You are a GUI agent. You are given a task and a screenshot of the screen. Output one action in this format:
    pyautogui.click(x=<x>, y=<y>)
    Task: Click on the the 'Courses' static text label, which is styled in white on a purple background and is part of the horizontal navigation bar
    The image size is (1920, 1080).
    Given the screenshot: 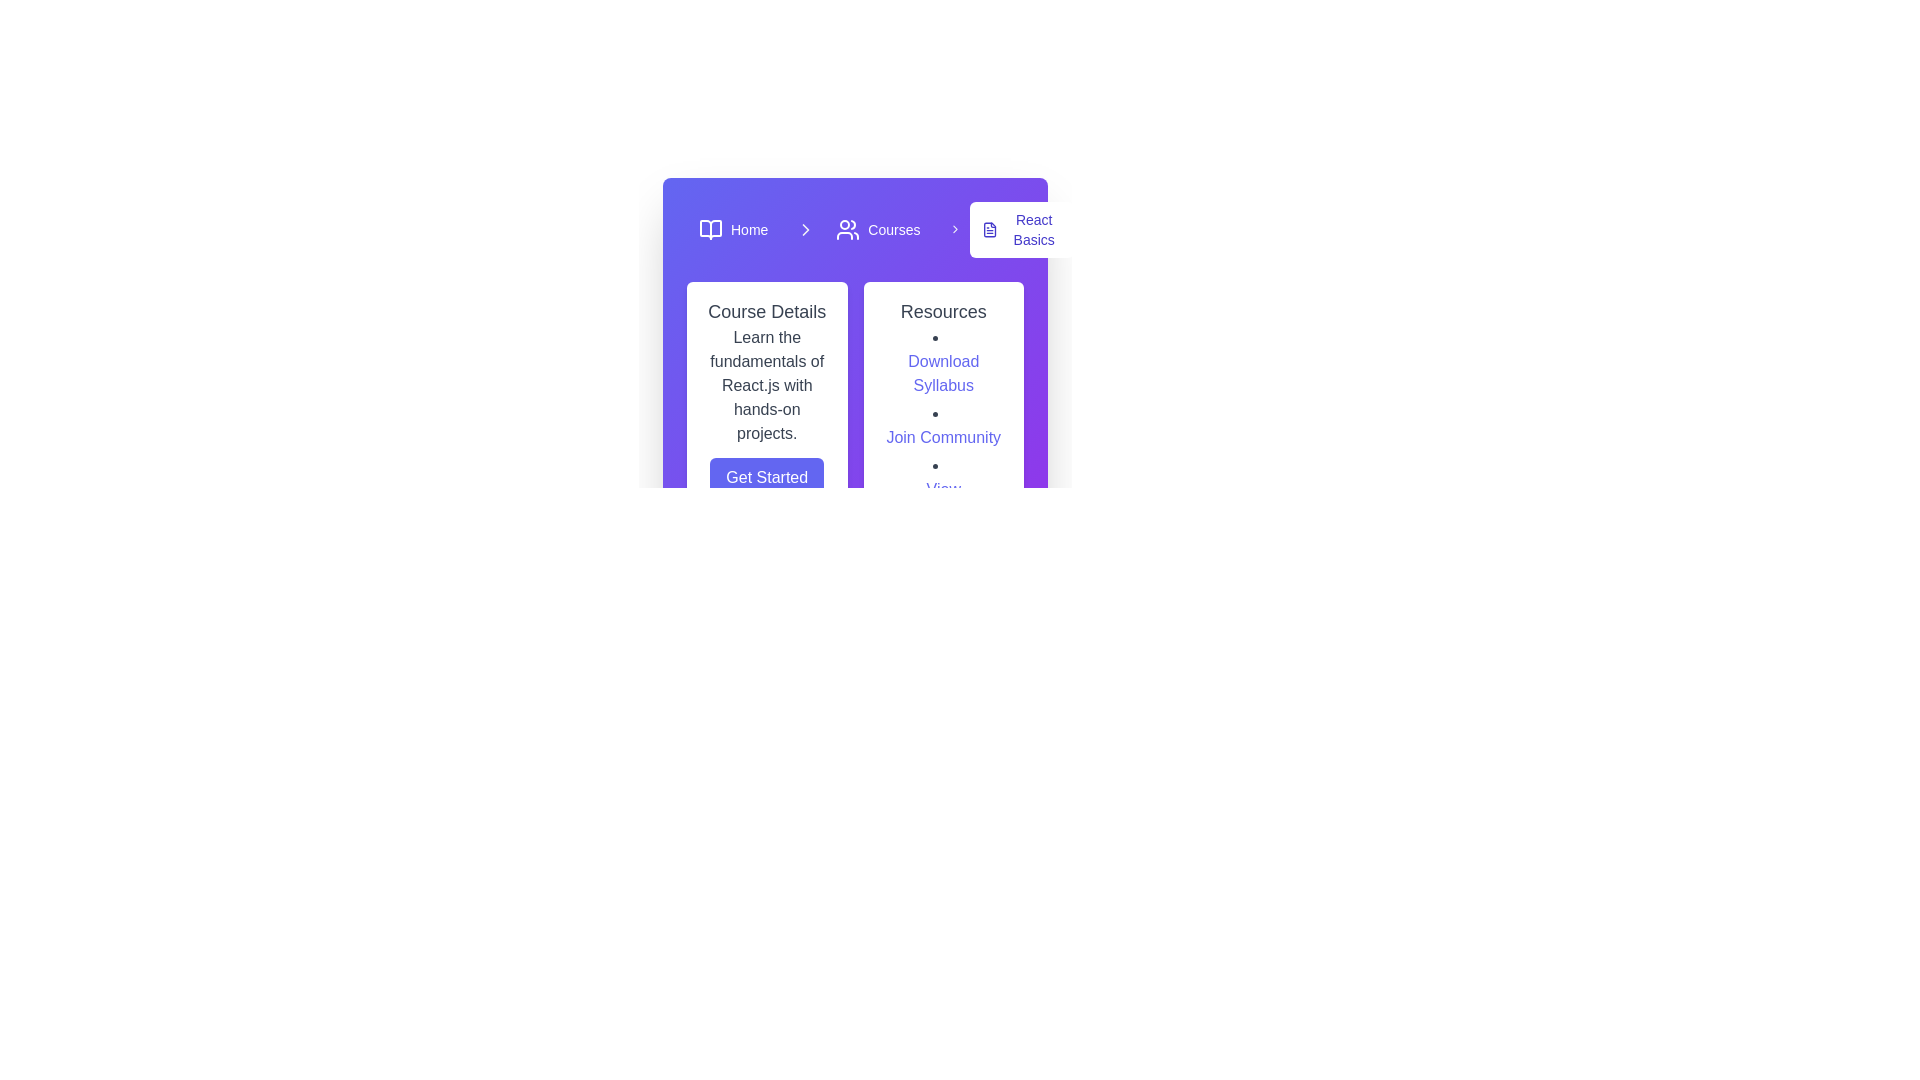 What is the action you would take?
    pyautogui.click(x=893, y=229)
    